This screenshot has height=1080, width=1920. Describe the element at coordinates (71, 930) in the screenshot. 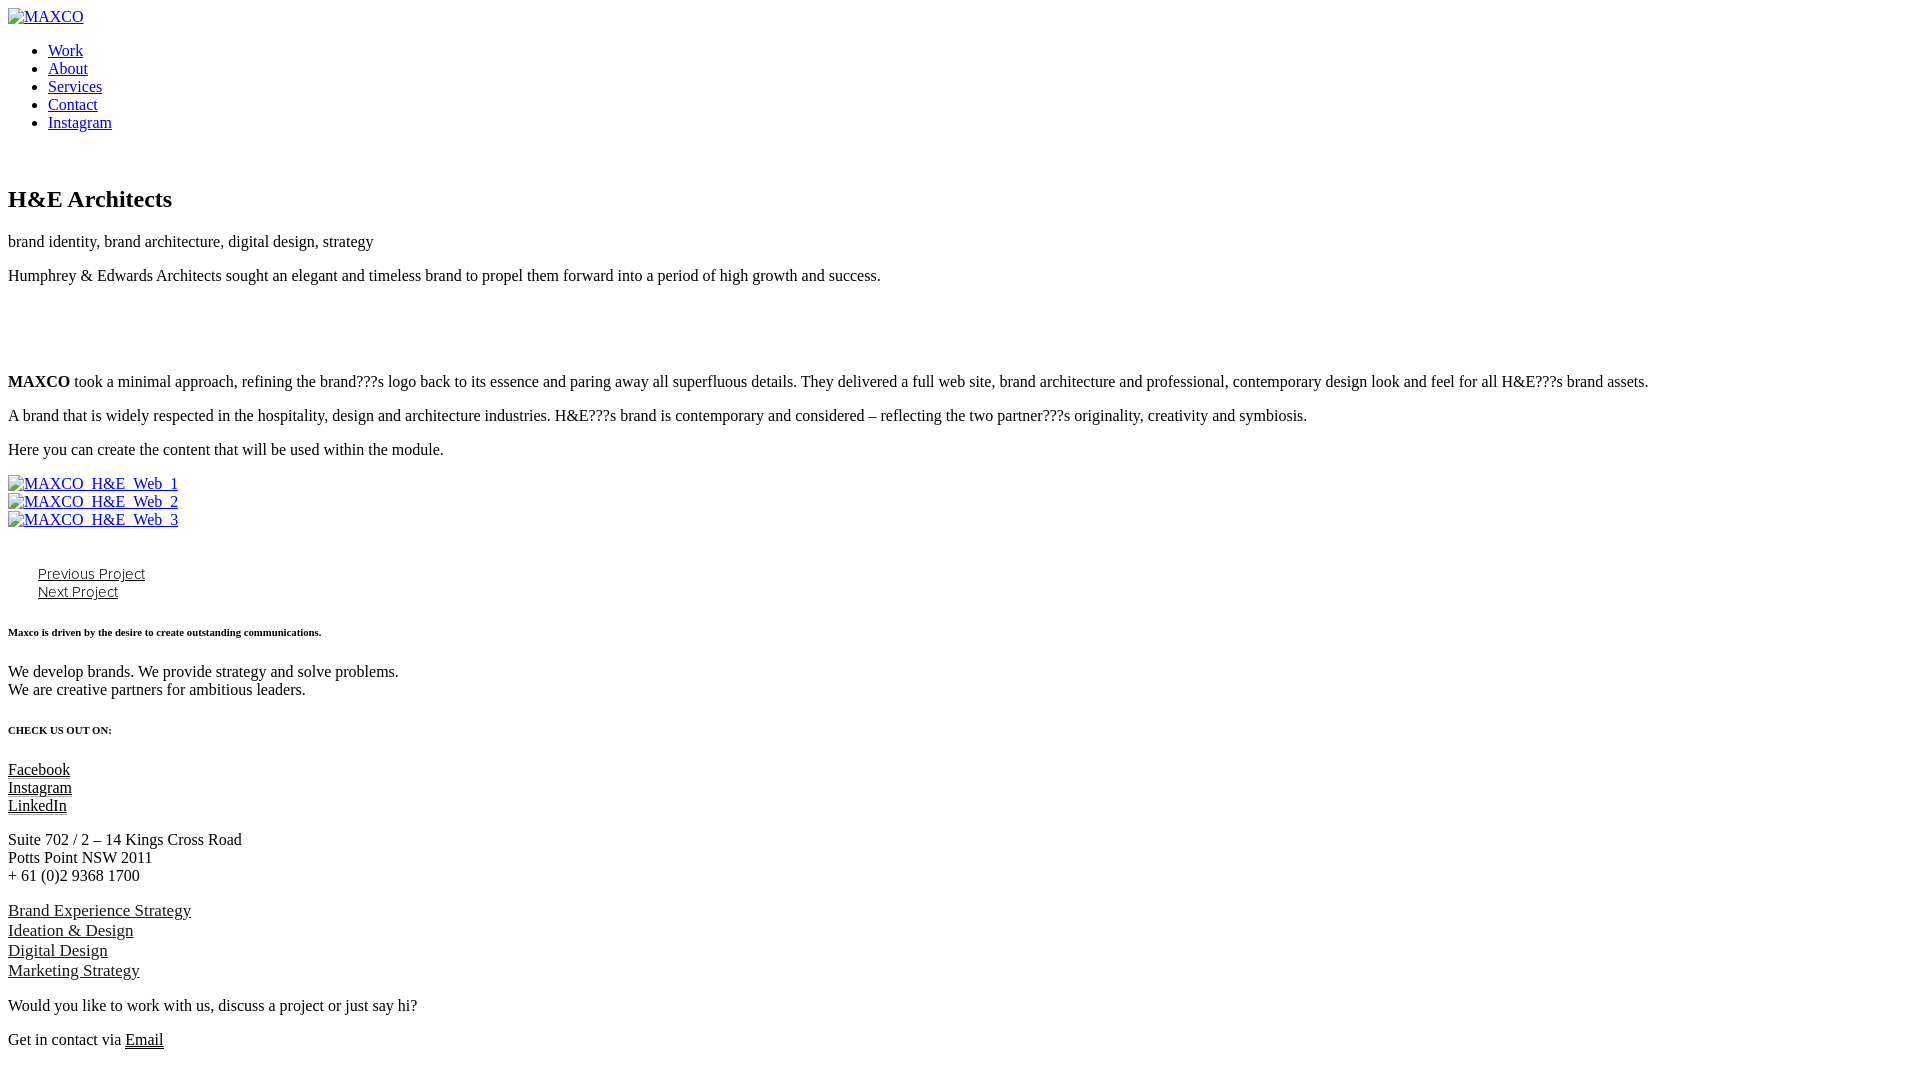

I see `'Ideation & Design'` at that location.